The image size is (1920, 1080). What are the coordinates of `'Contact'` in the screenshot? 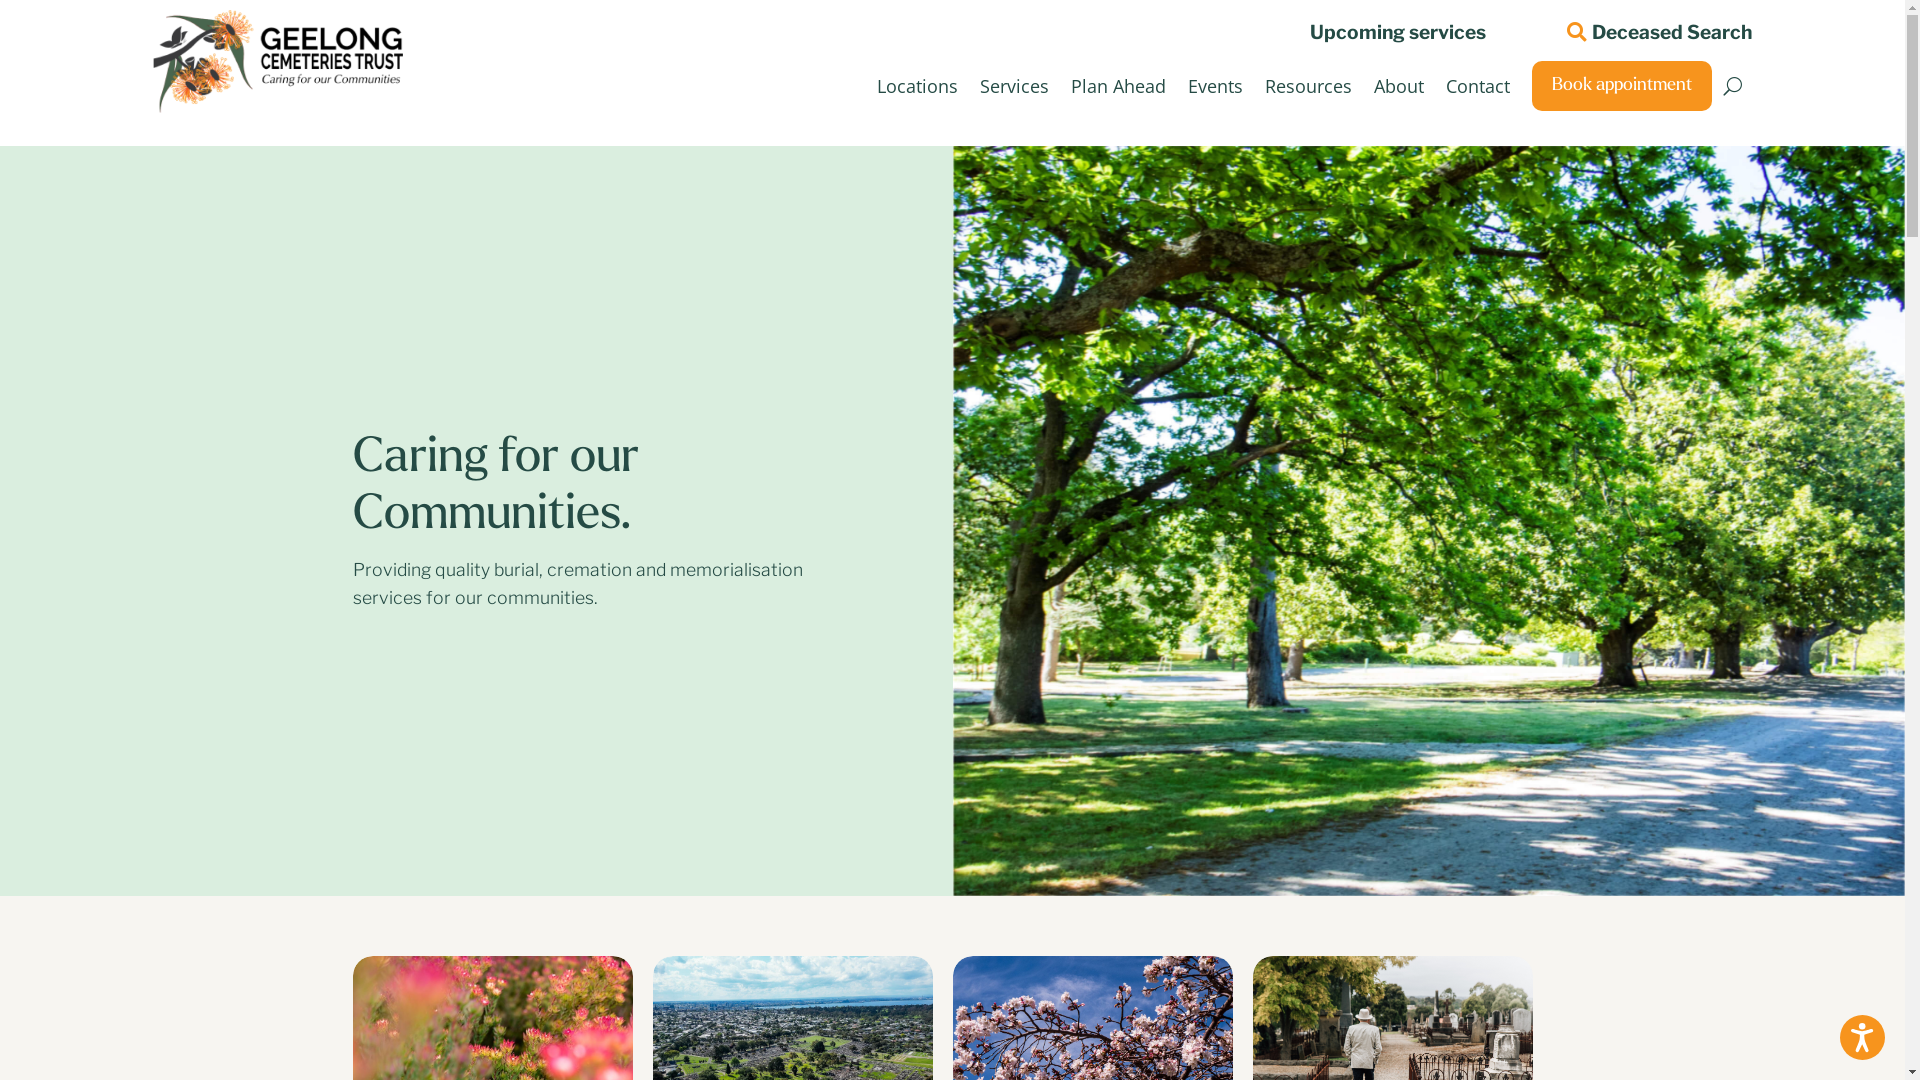 It's located at (1478, 84).